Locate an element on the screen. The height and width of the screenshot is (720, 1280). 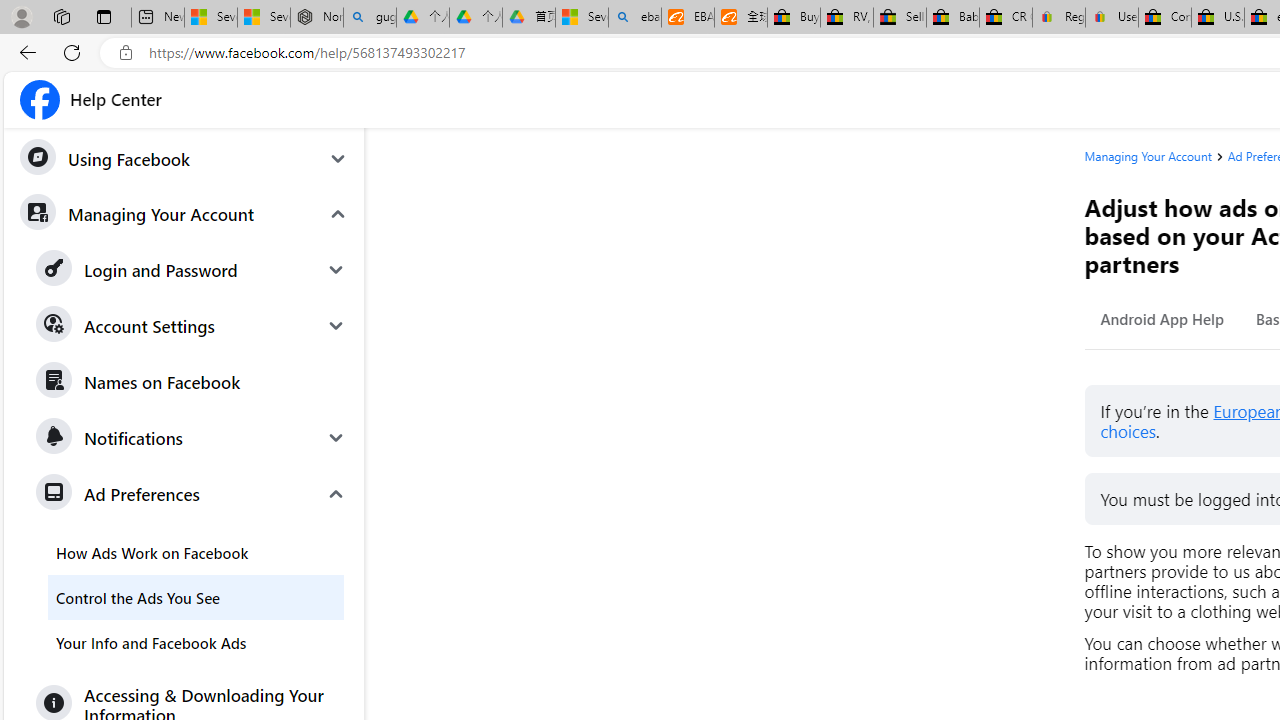
'Class: x1lliihq x1tzjh5l x1k90msu x2h7rmj x1qfuztq x19dipnz' is located at coordinates (40, 100).